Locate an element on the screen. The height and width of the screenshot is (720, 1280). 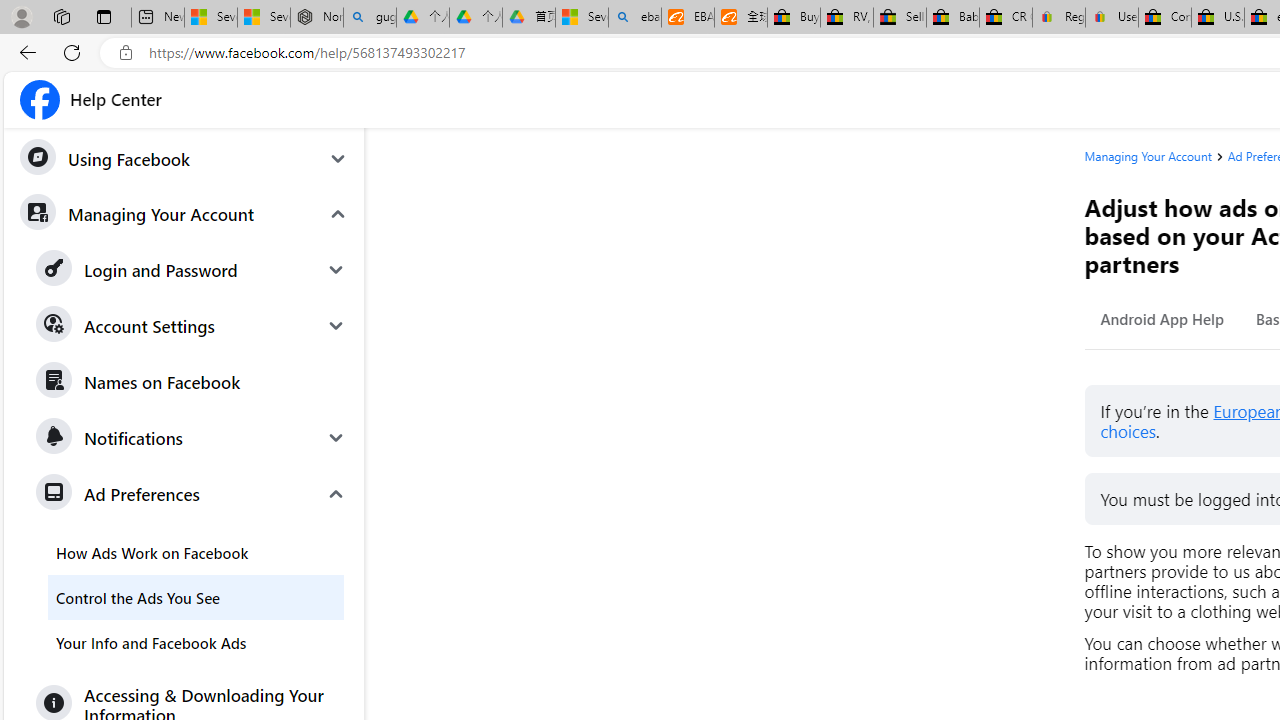
'Class: x1lliihq x1tzjh5l x1k90msu x2h7rmj x1qfuztq x19dipnz' is located at coordinates (40, 100).